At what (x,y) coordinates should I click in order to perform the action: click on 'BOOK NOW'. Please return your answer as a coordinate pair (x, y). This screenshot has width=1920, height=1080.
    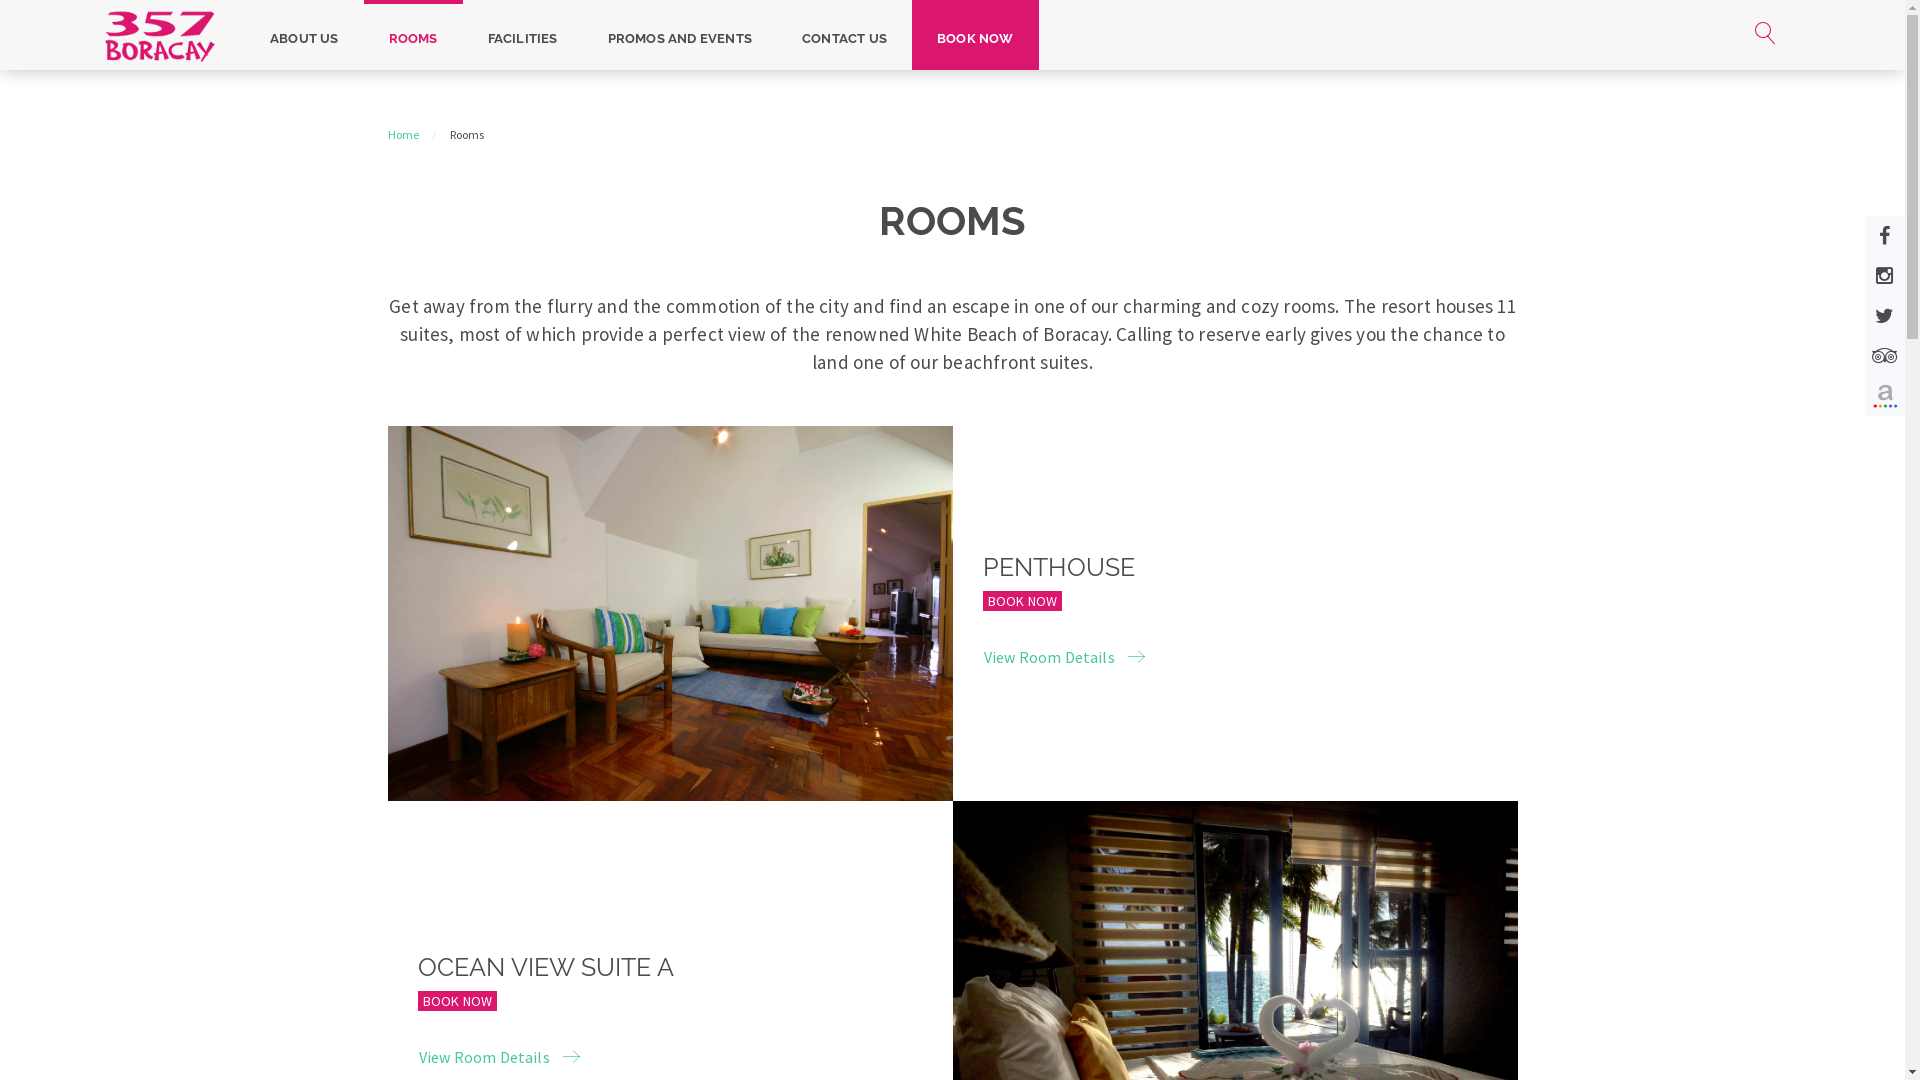
    Looking at the image, I should click on (975, 34).